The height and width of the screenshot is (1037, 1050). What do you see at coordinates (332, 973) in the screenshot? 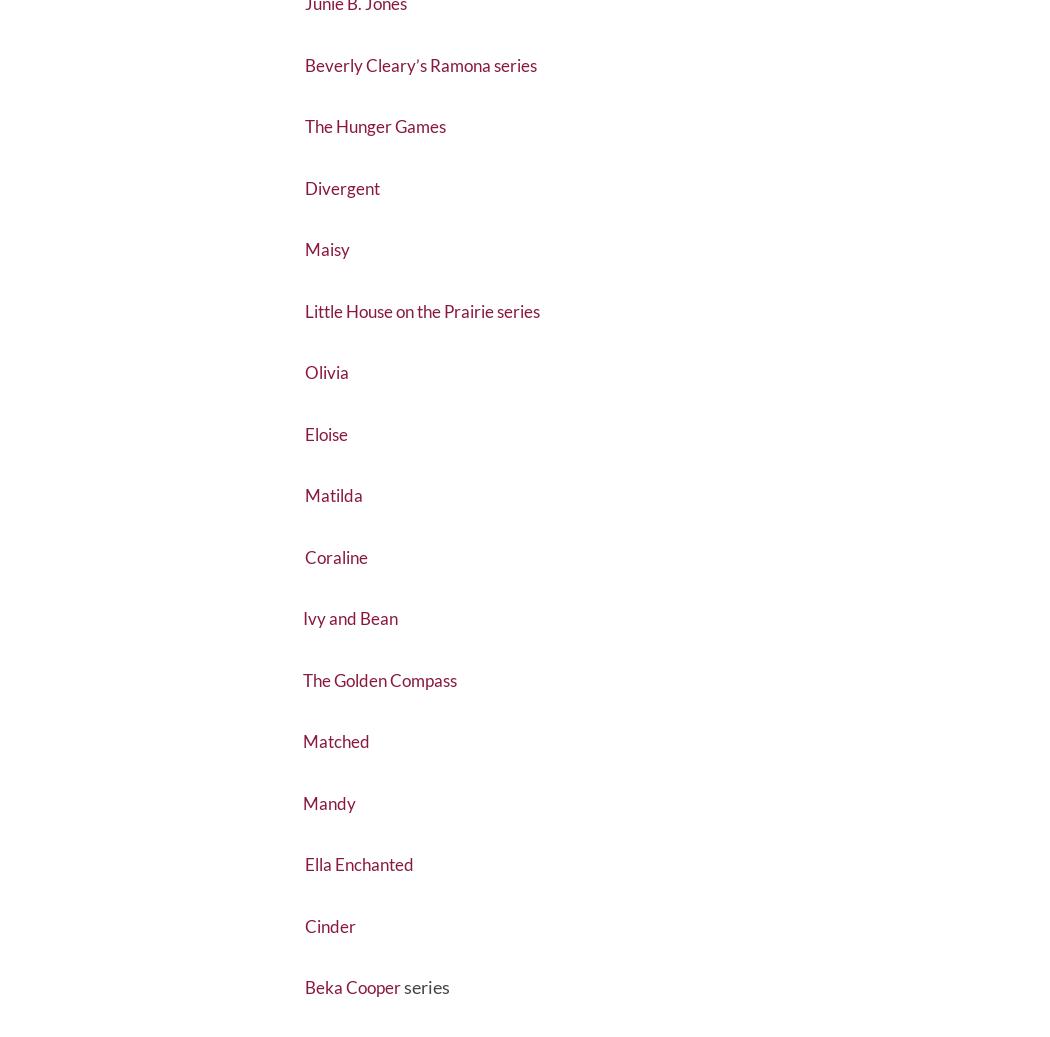
I see `'Cinder'` at bounding box center [332, 973].